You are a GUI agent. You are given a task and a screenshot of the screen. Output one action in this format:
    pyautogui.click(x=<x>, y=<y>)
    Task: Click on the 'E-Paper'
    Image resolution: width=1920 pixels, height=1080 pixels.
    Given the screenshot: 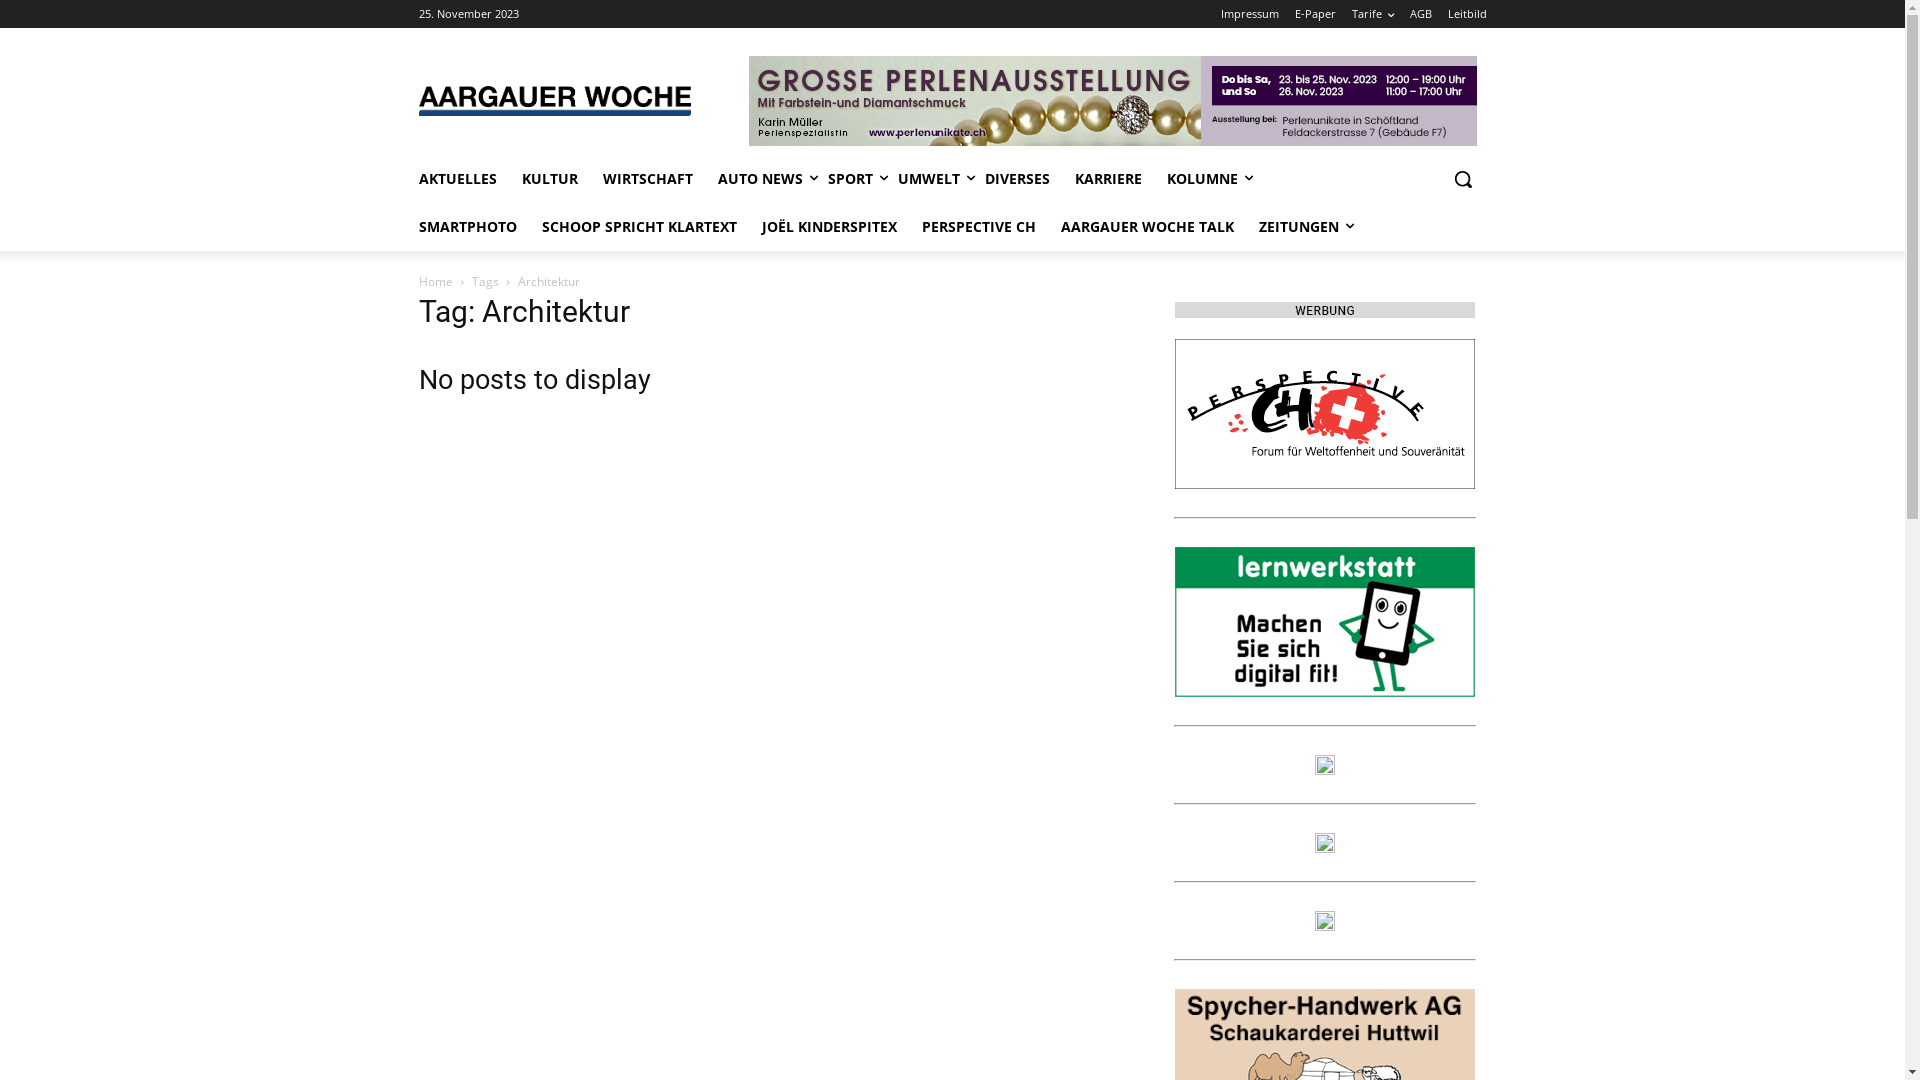 What is the action you would take?
    pyautogui.click(x=1314, y=14)
    